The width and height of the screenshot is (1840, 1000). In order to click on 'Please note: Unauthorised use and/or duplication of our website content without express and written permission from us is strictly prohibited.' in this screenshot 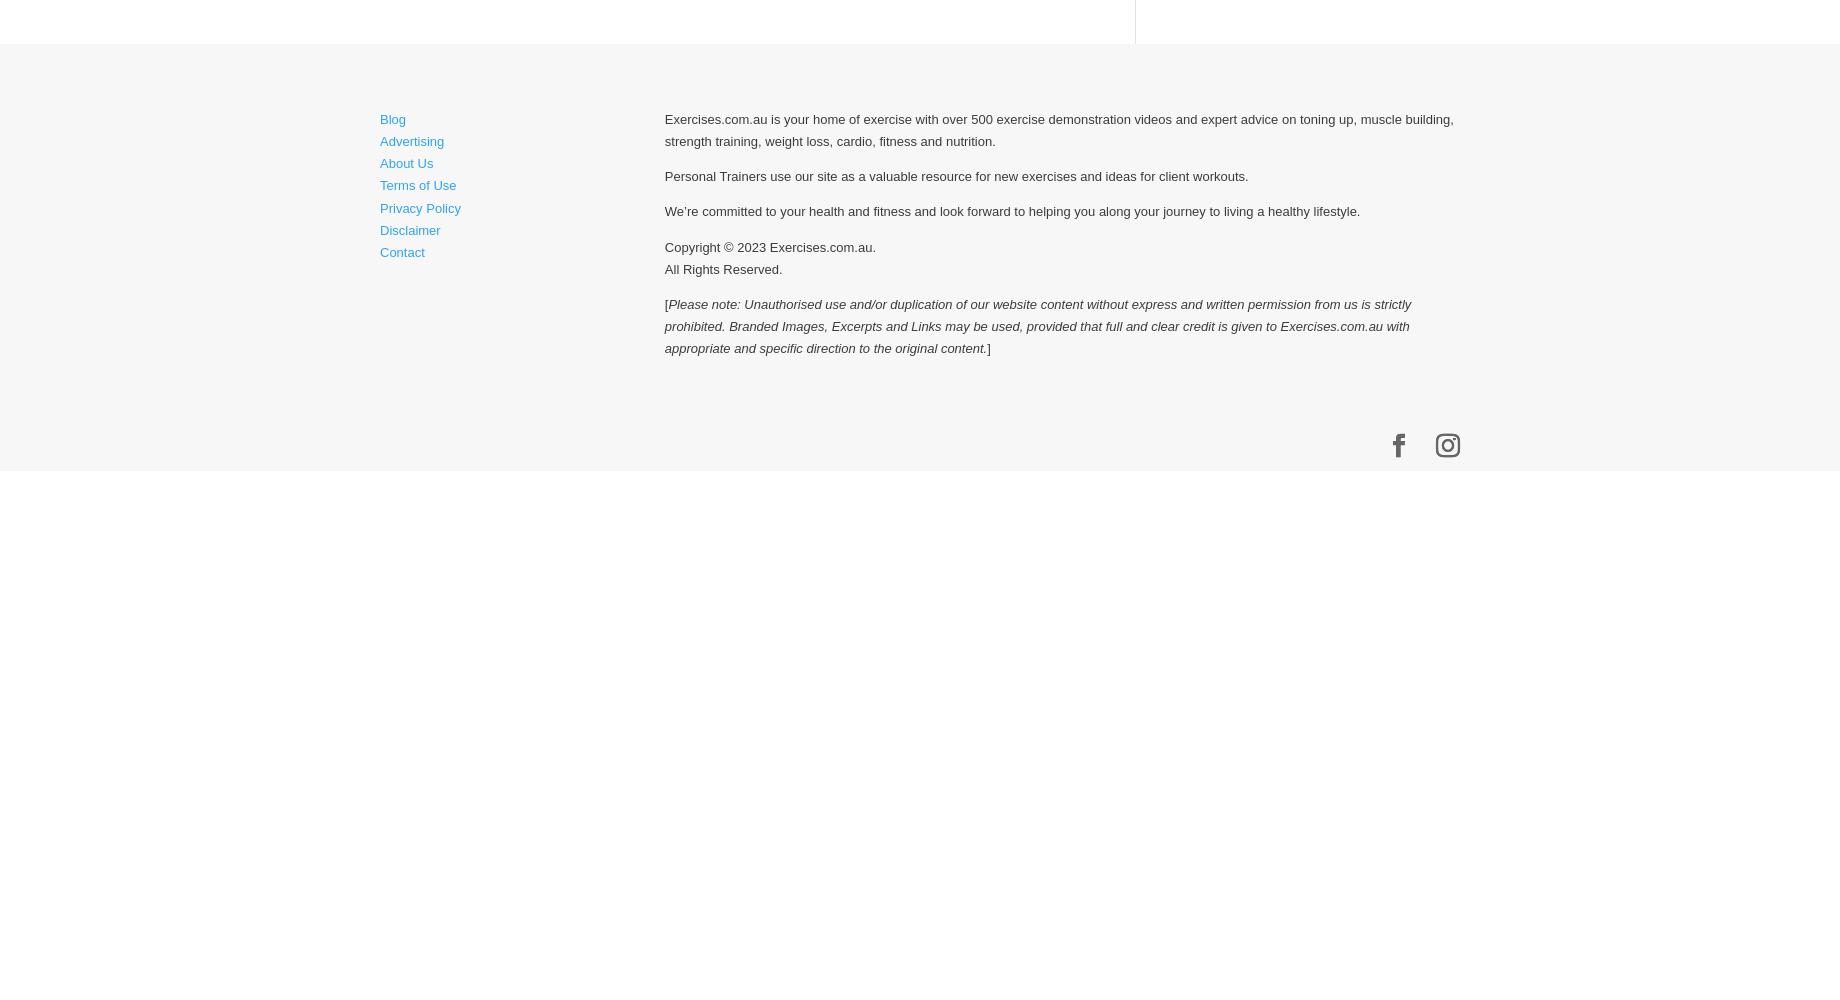, I will do `click(1036, 313)`.